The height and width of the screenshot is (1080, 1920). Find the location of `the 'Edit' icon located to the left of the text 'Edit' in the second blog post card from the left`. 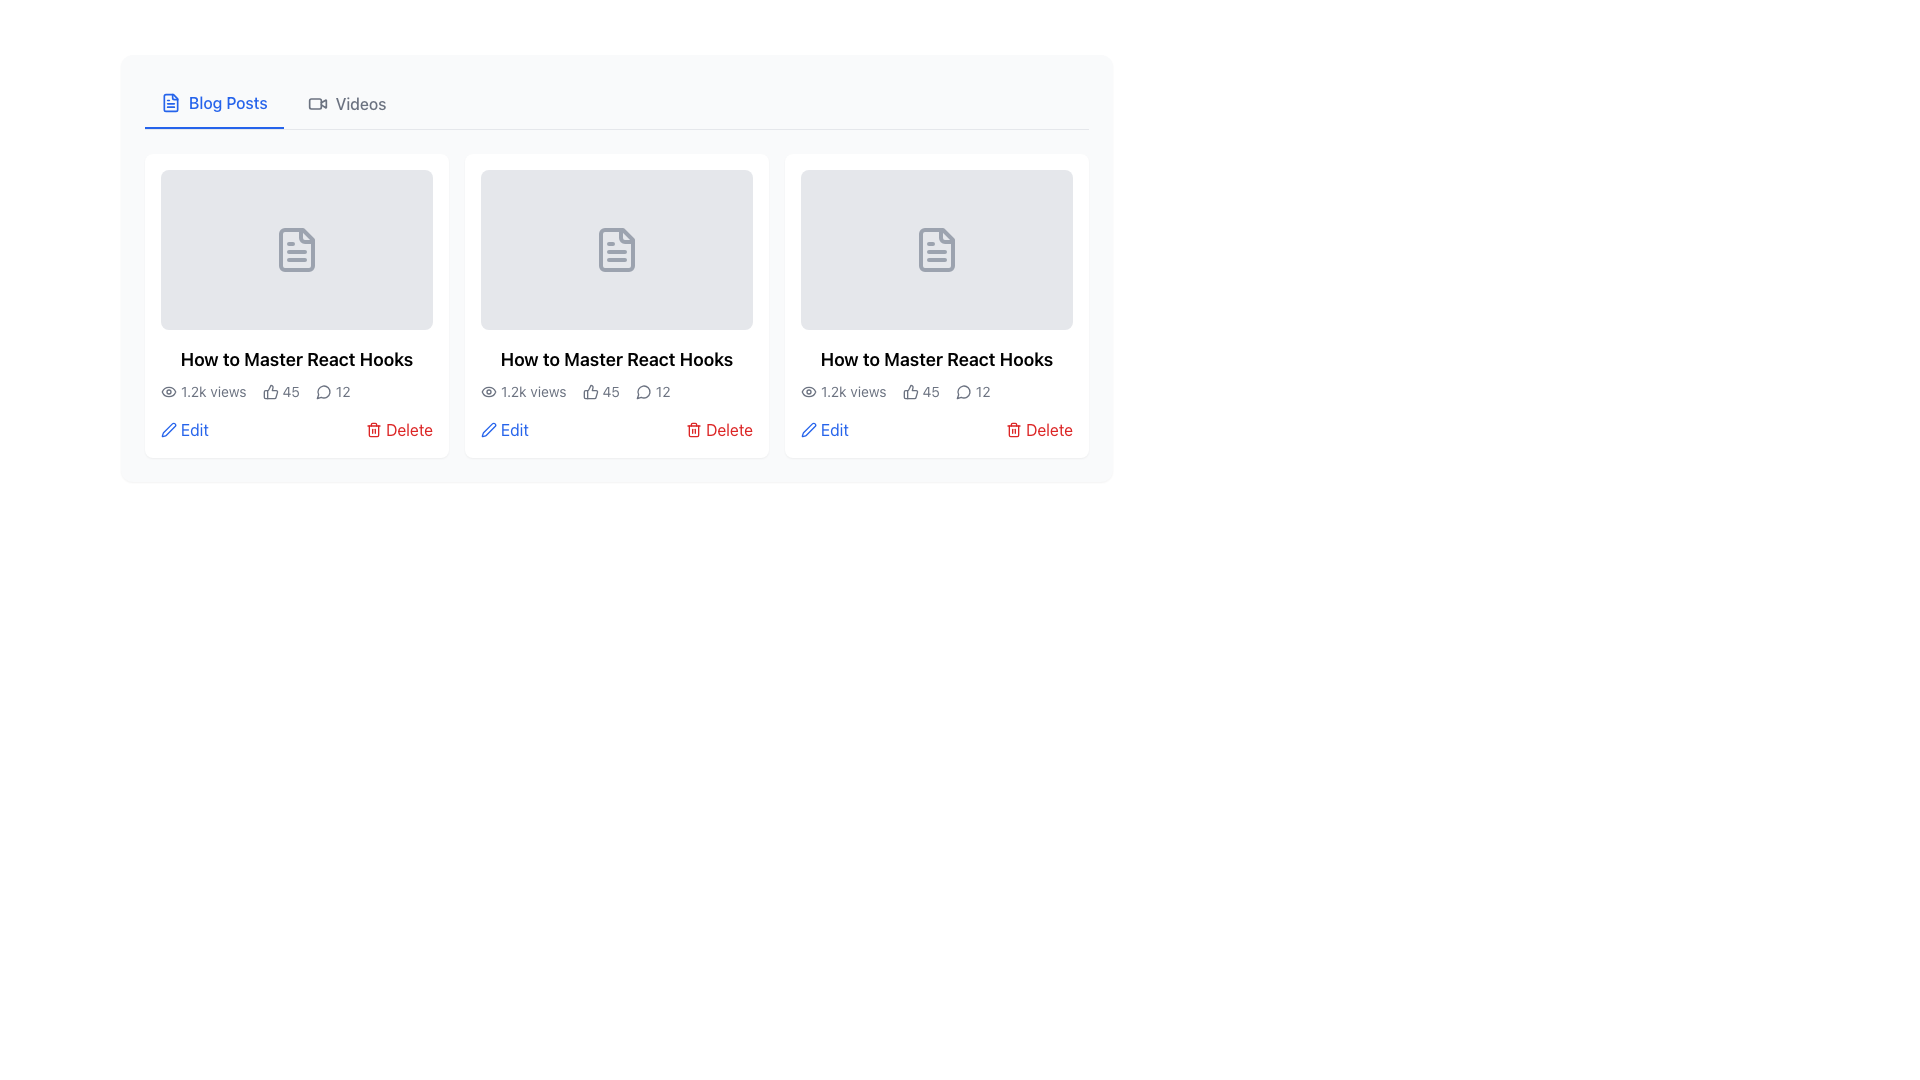

the 'Edit' icon located to the left of the text 'Edit' in the second blog post card from the left is located at coordinates (489, 428).